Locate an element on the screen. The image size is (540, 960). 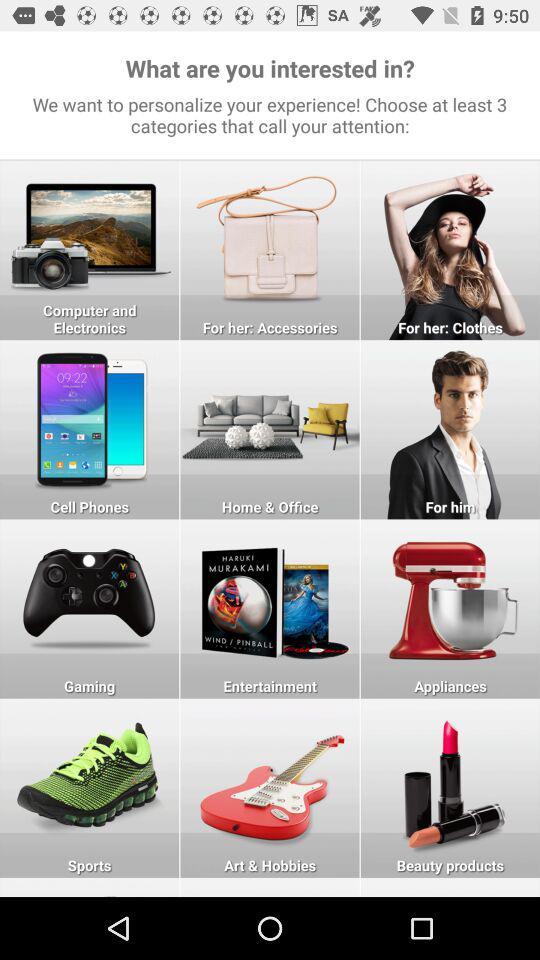
online marketing app is located at coordinates (450, 608).